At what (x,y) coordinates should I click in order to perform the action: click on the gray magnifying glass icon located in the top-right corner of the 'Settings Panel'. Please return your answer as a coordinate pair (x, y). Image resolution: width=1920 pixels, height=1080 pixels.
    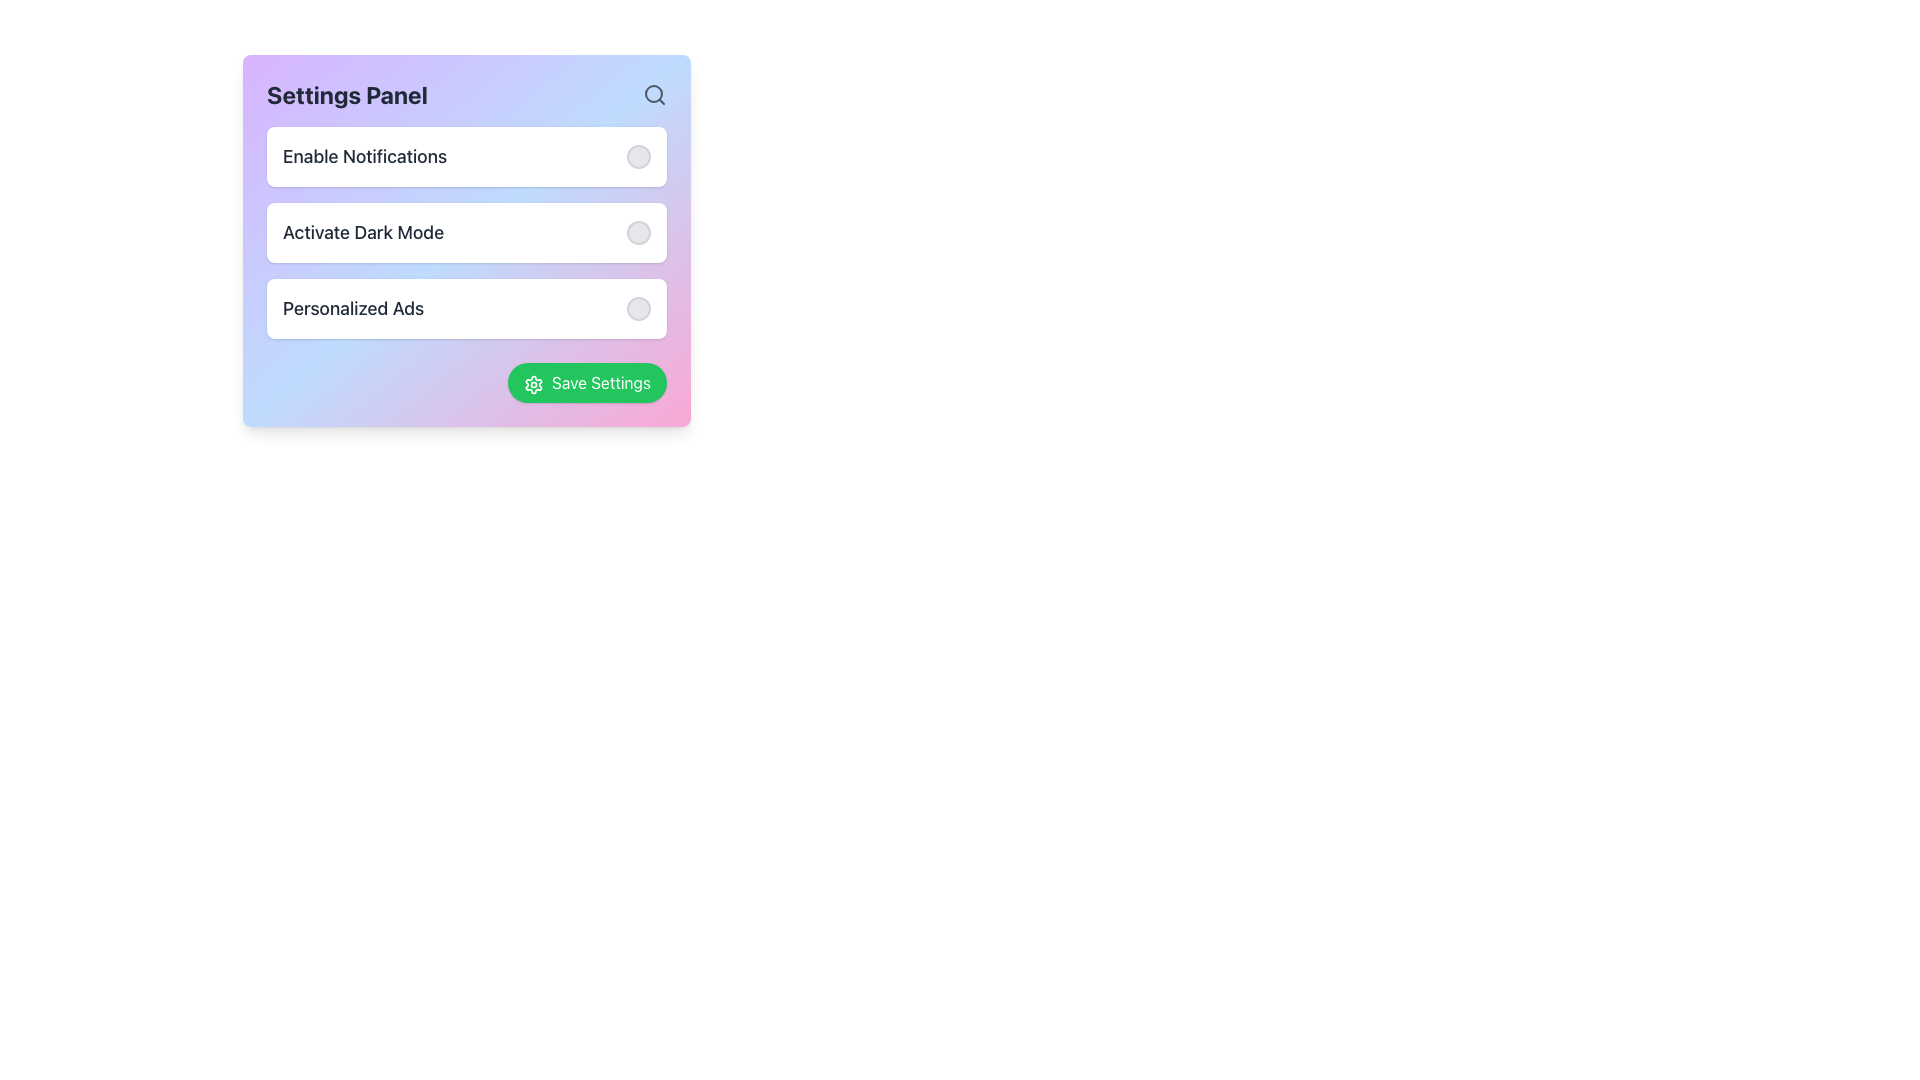
    Looking at the image, I should click on (654, 95).